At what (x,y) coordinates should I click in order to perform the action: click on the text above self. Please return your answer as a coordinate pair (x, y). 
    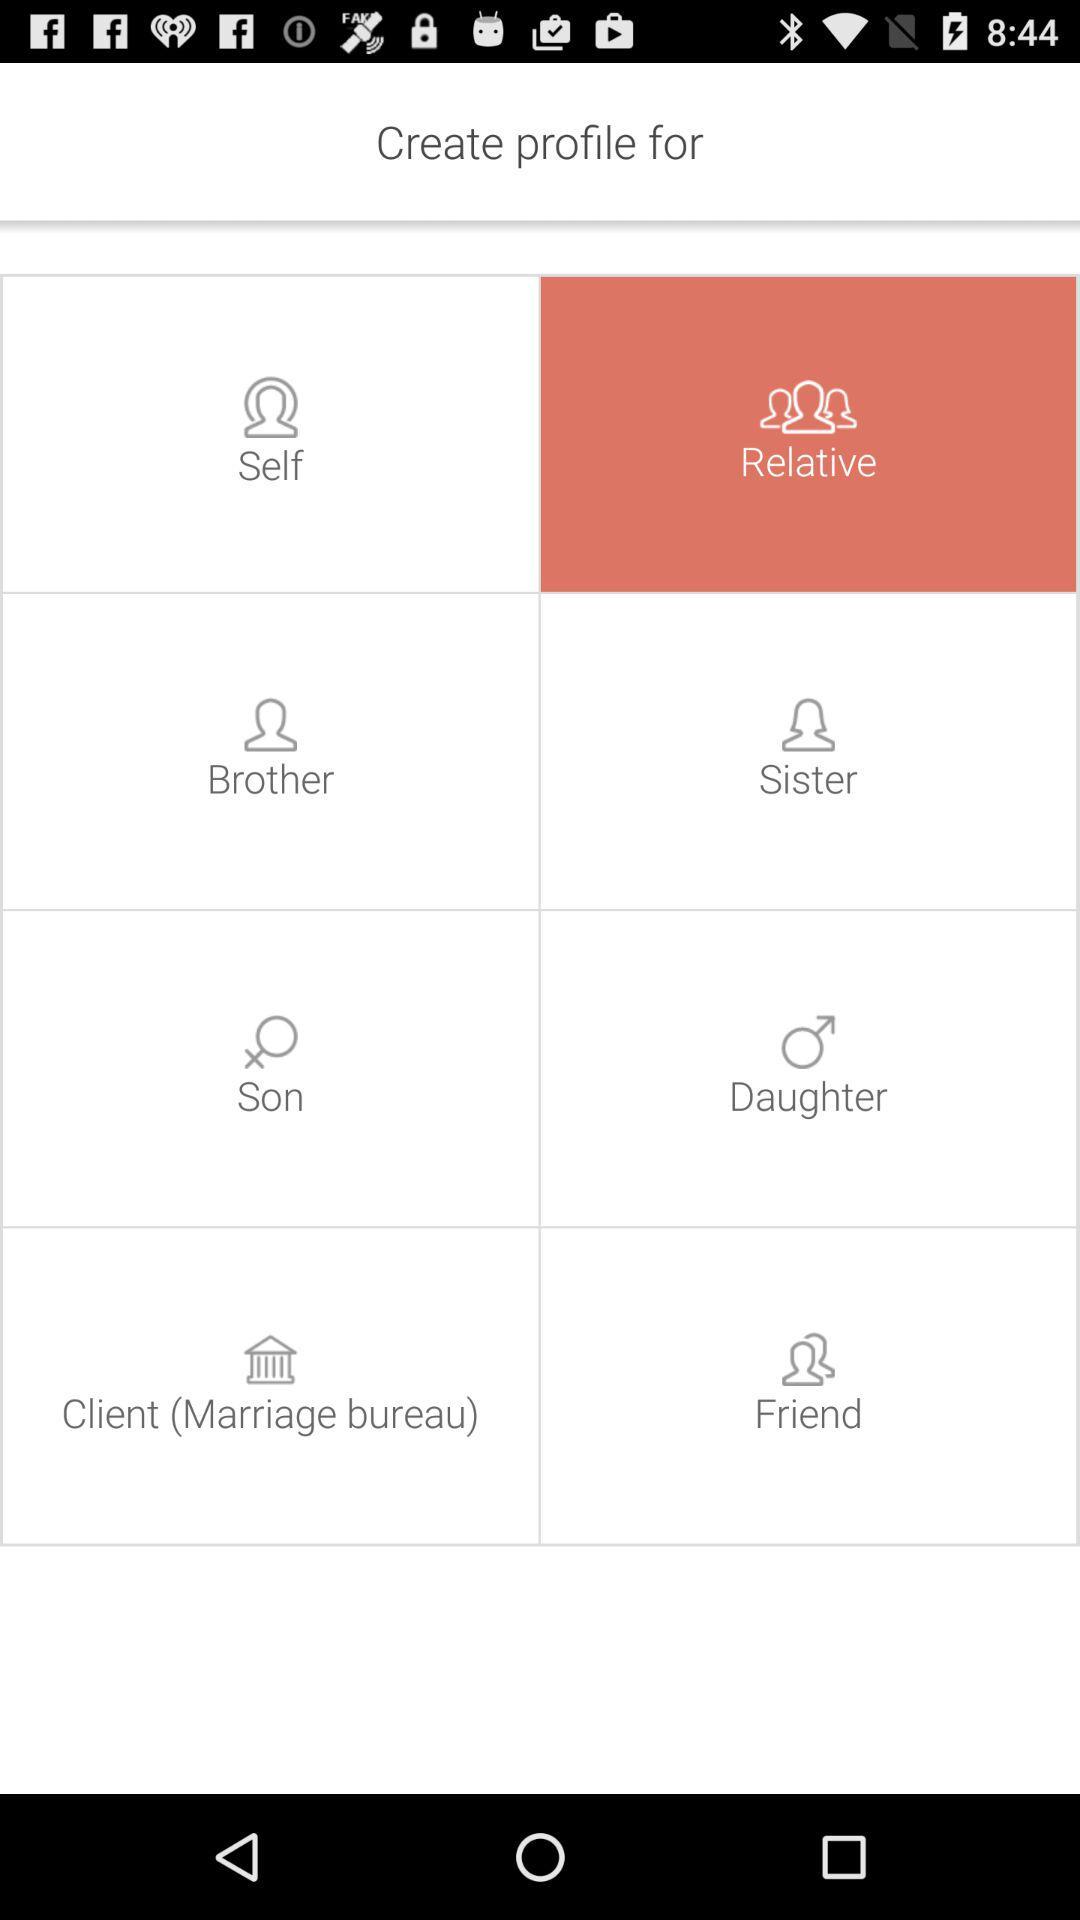
    Looking at the image, I should click on (270, 406).